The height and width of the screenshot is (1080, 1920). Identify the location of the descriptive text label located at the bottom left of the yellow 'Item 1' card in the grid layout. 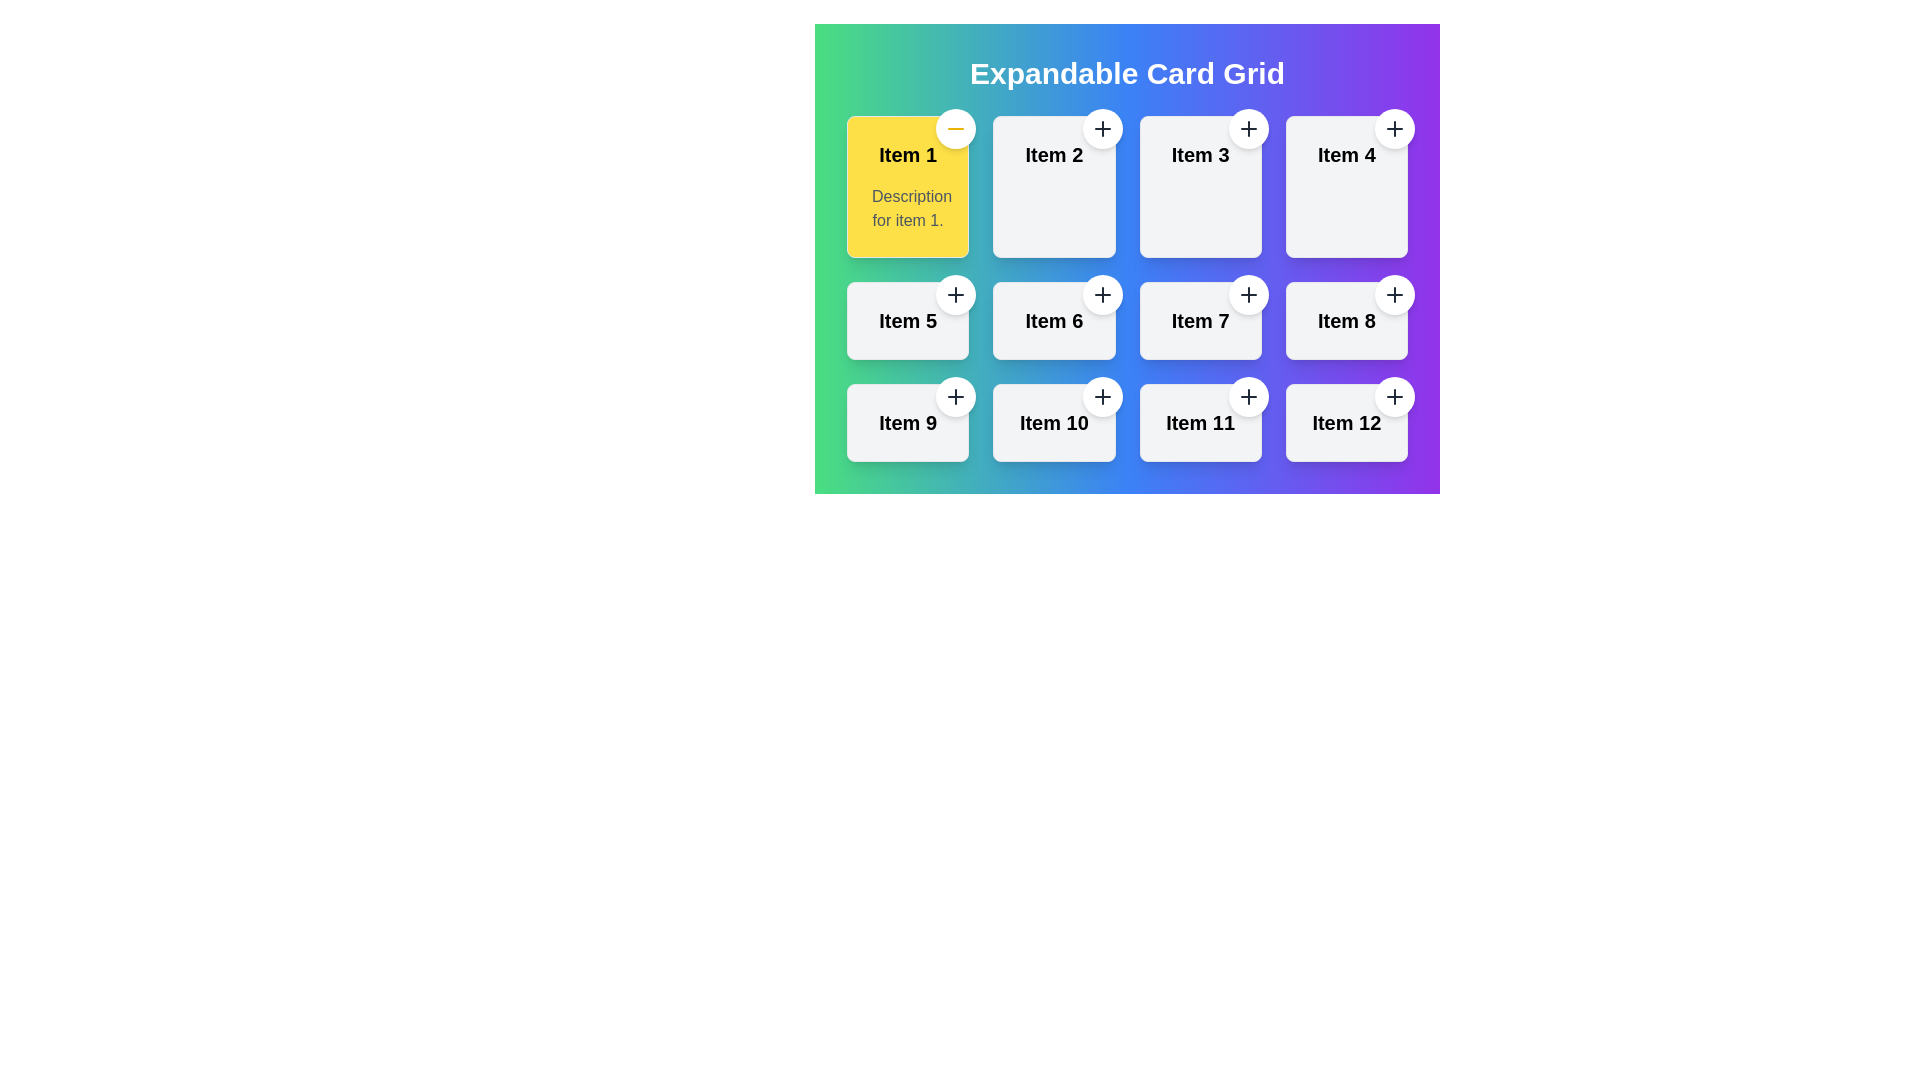
(907, 208).